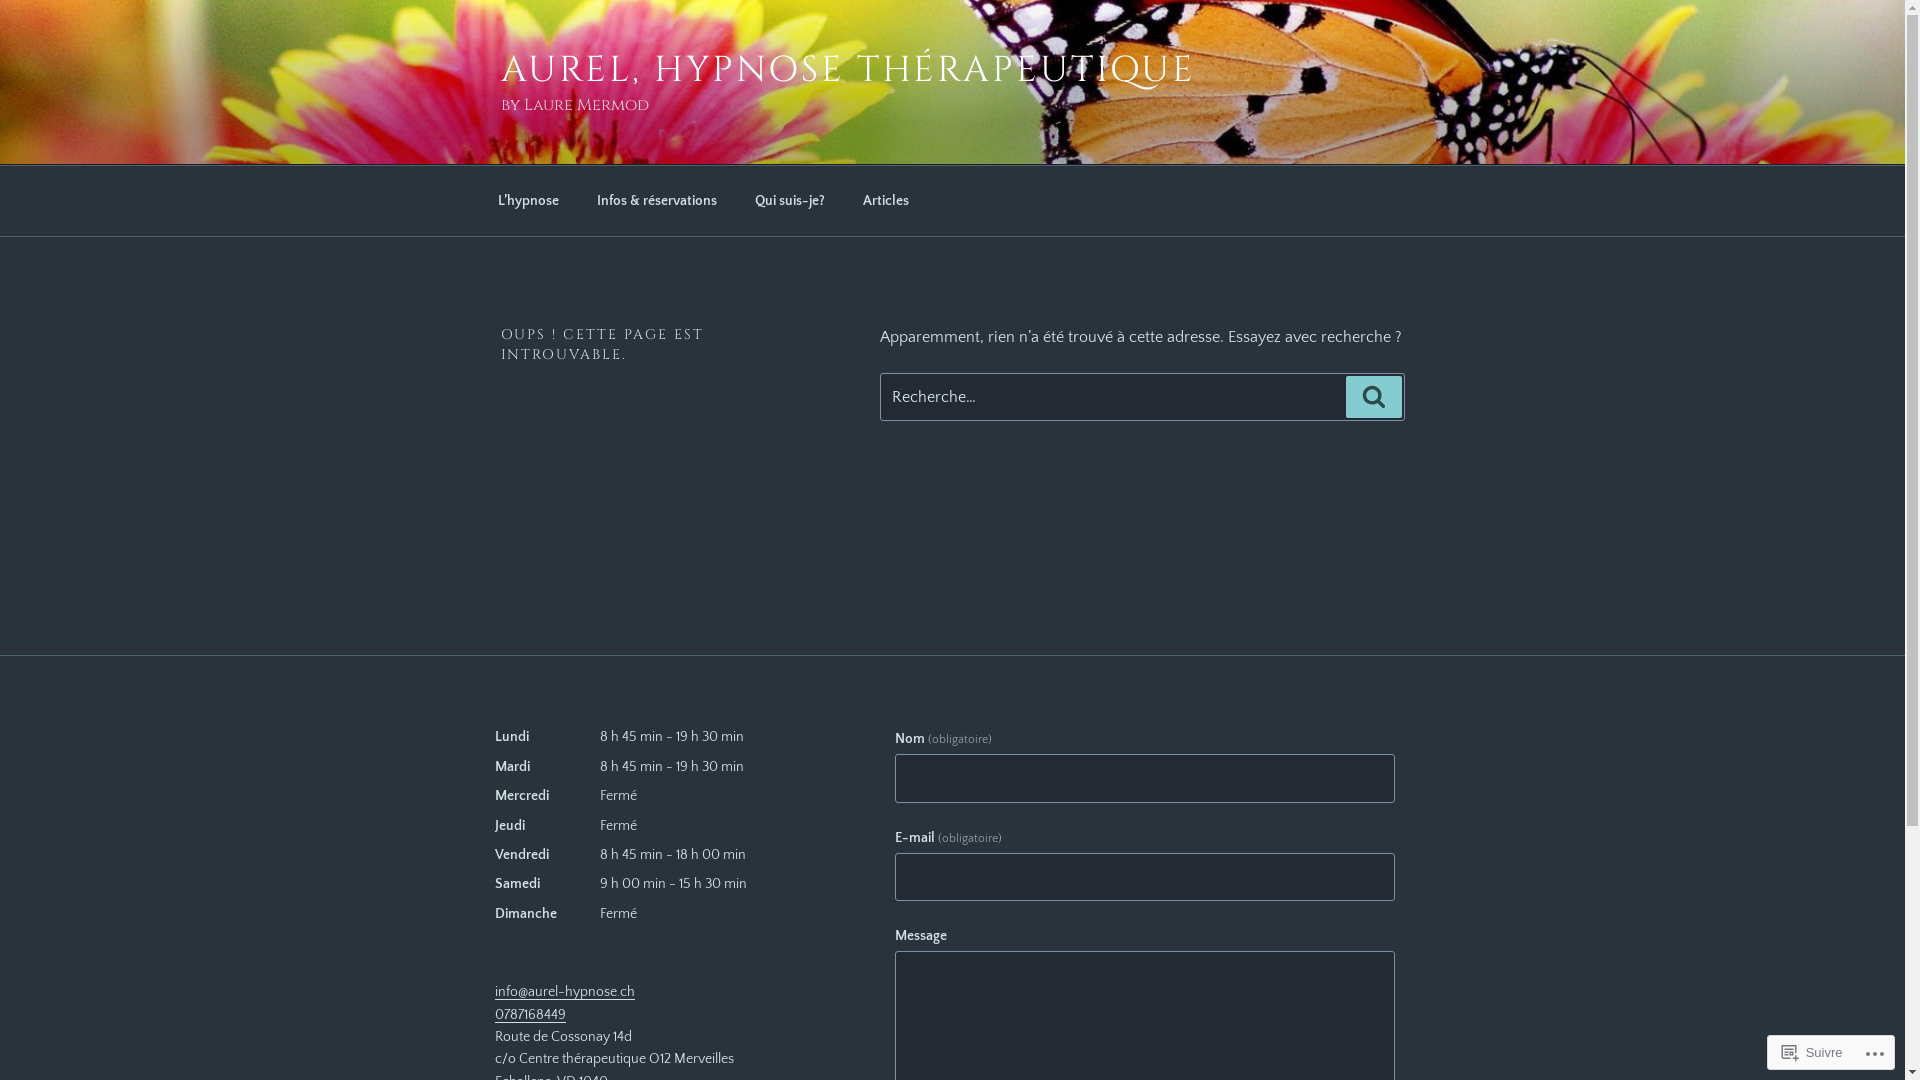 The image size is (1920, 1080). I want to click on 'Suivre', so click(1812, 1051).